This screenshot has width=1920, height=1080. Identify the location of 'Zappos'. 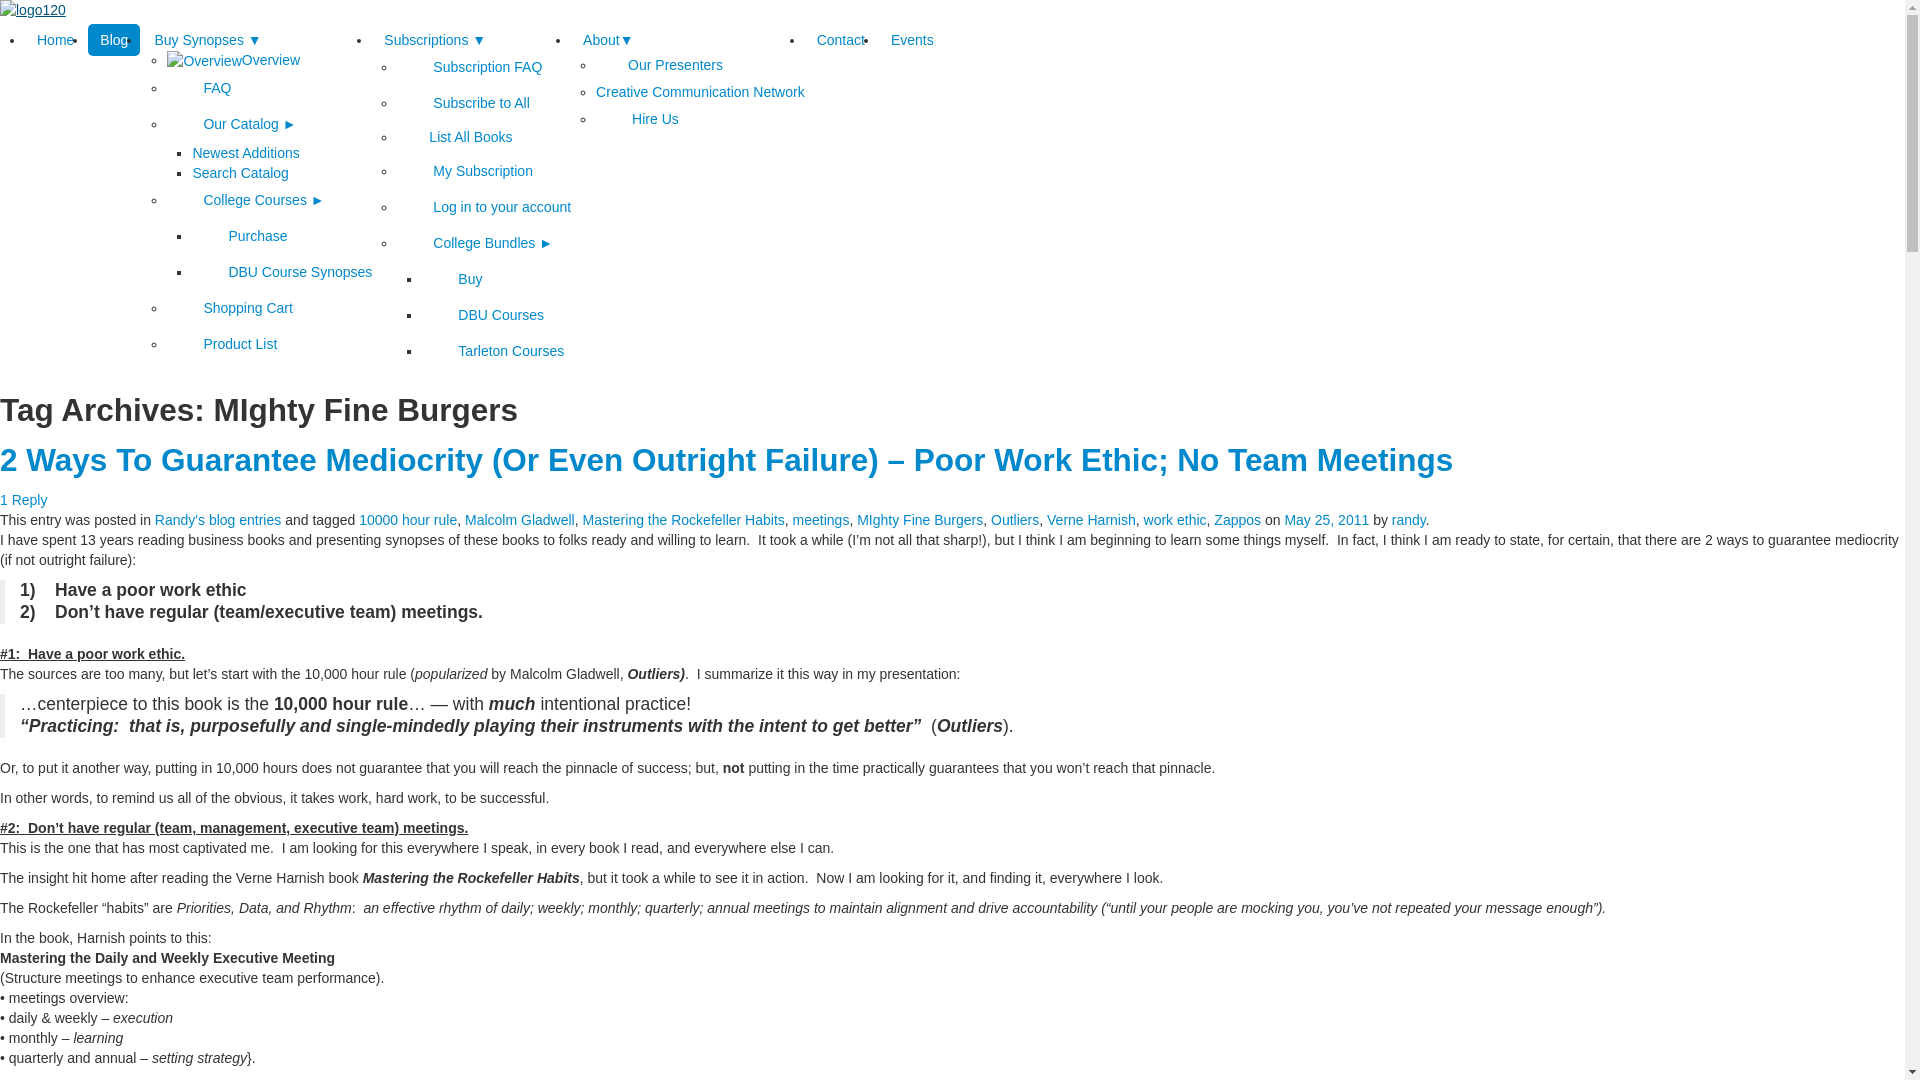
(1236, 519).